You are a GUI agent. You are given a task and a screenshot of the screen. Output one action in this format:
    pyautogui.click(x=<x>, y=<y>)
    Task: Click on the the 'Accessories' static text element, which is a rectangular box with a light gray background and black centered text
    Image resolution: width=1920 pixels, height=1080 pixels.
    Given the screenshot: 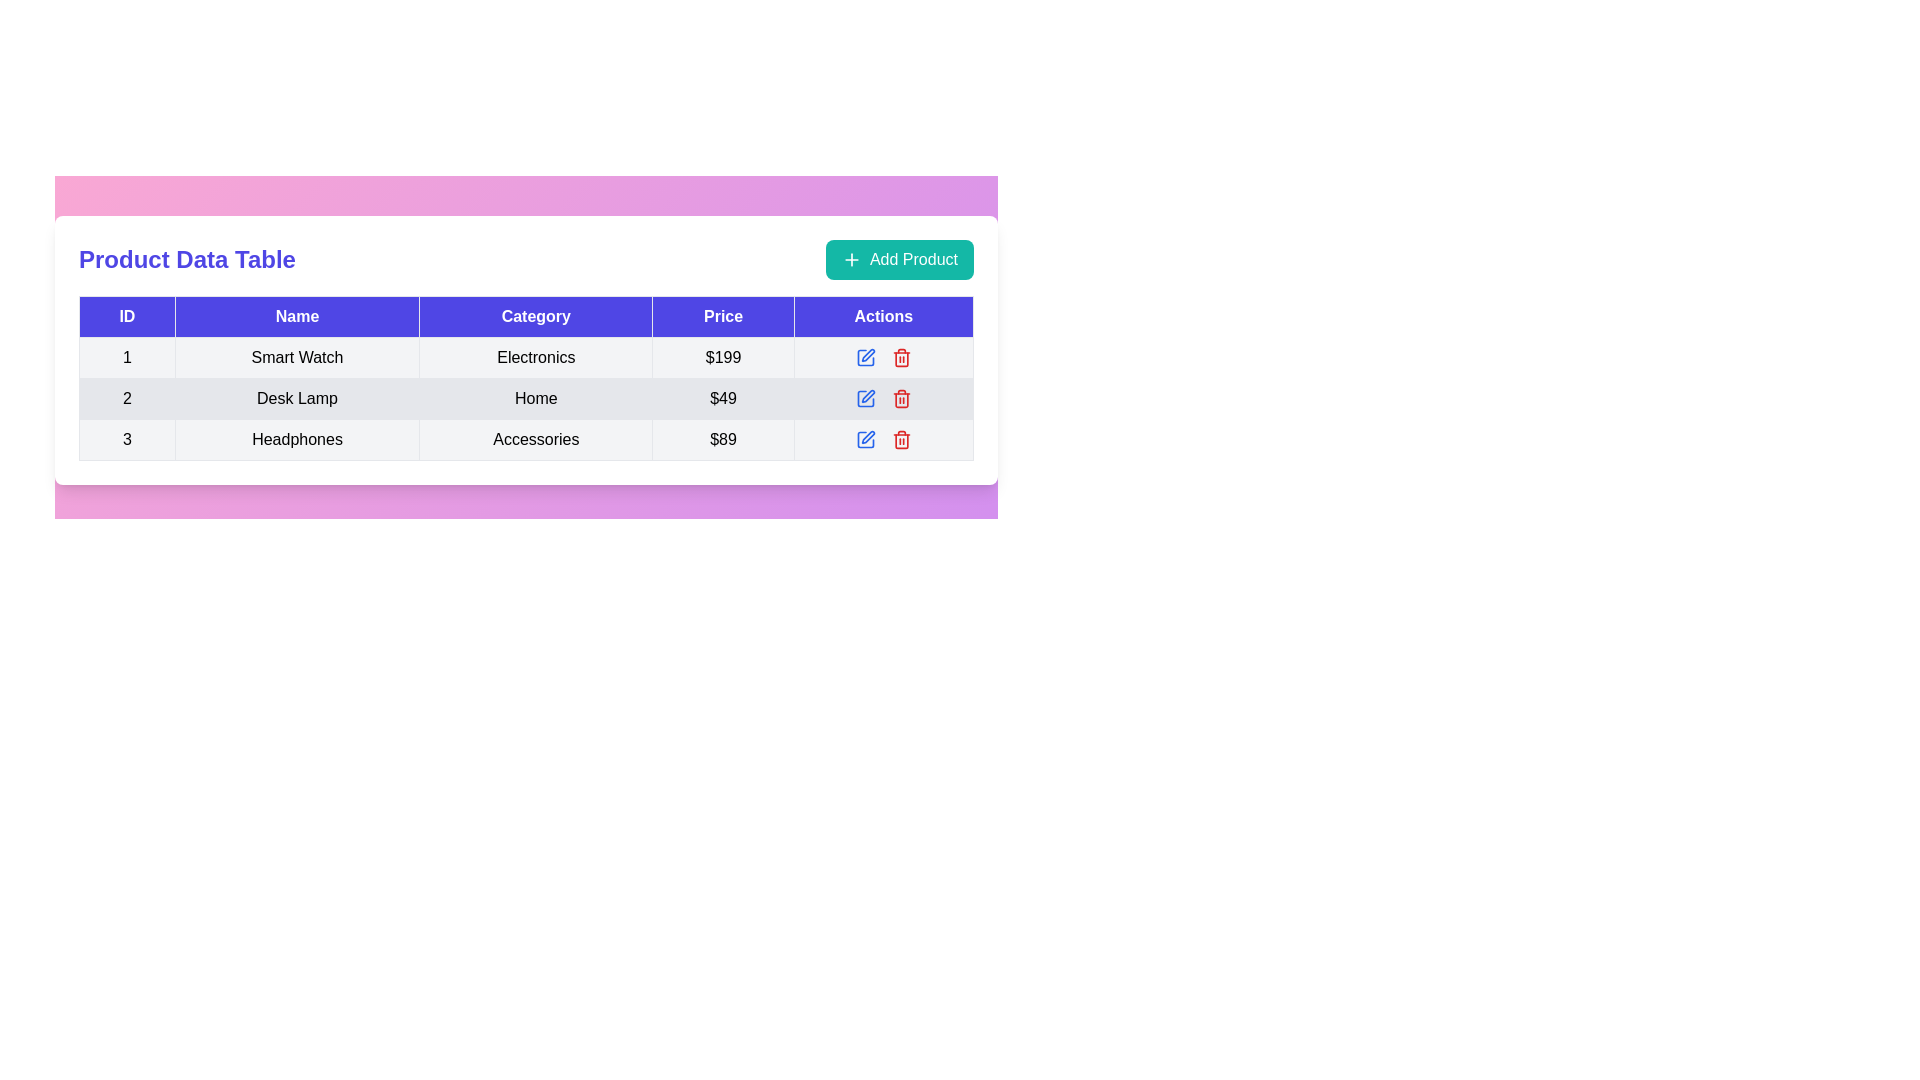 What is the action you would take?
    pyautogui.click(x=536, y=438)
    